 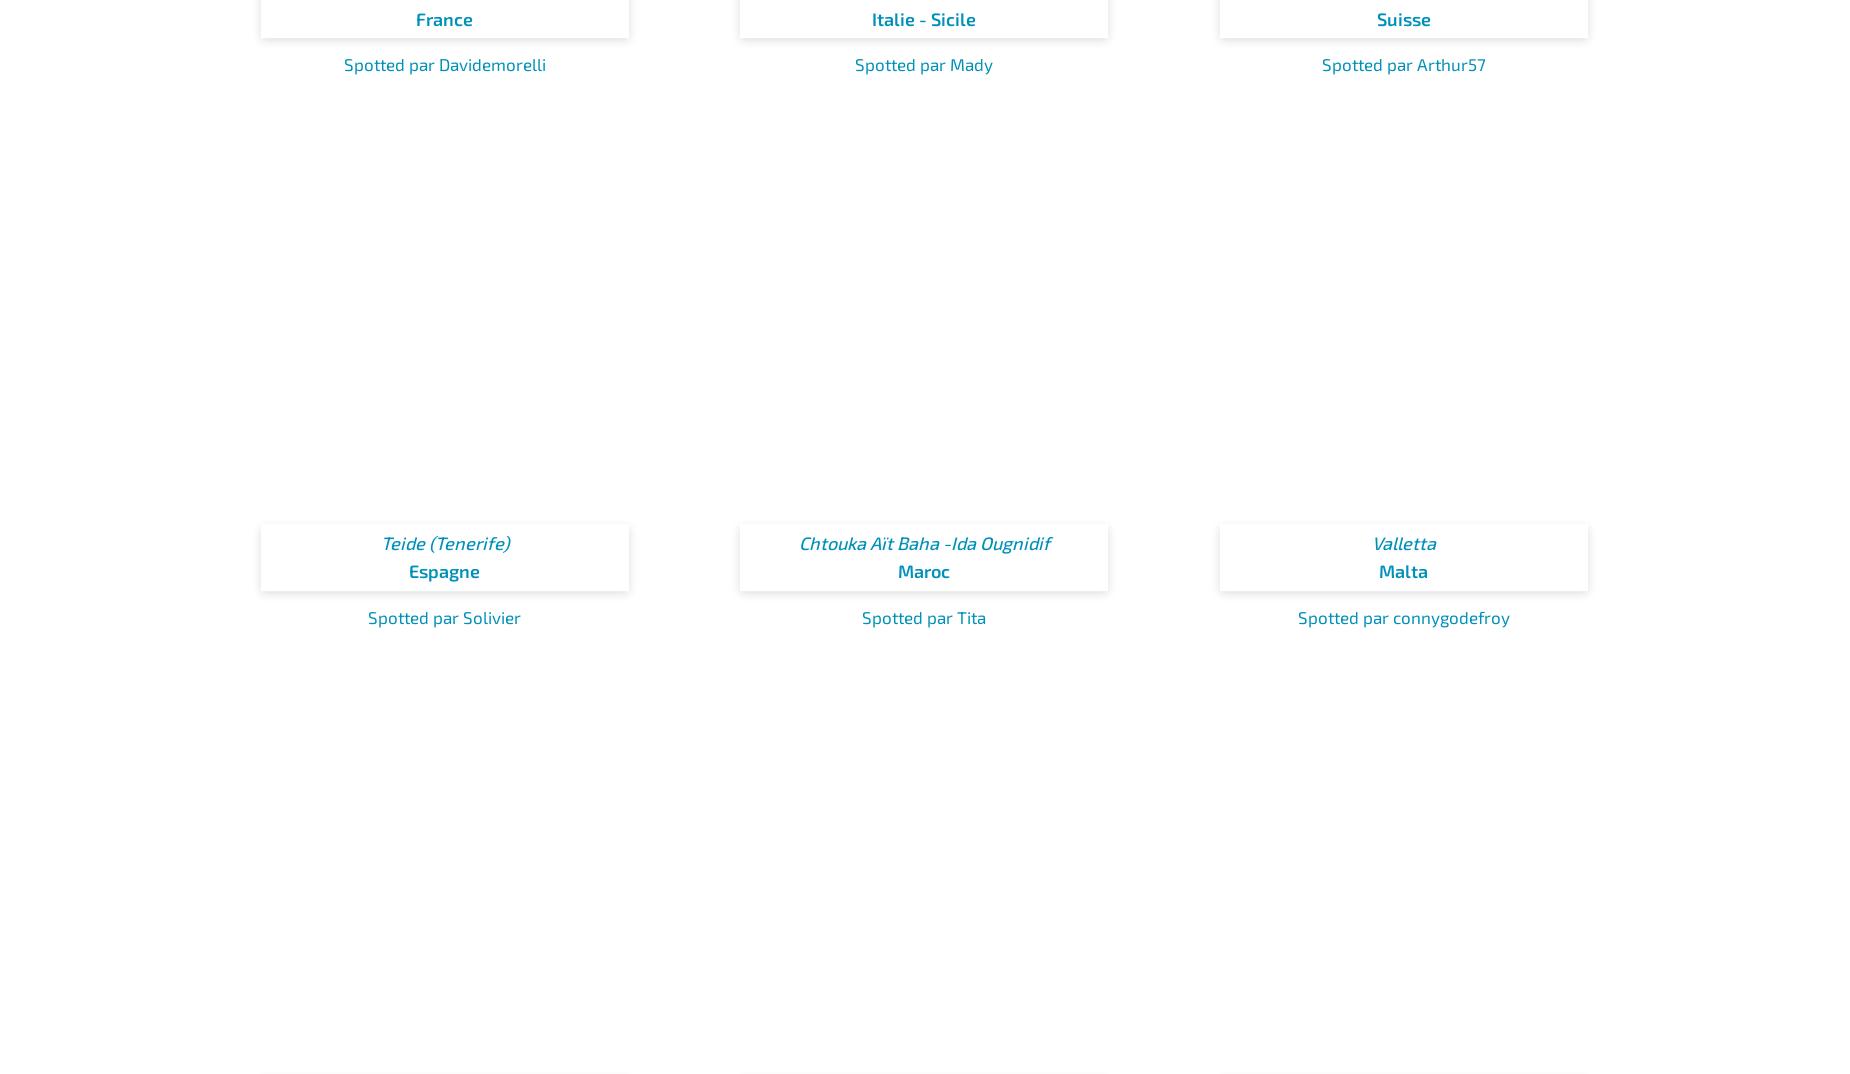 What do you see at coordinates (1403, 617) in the screenshot?
I see `'Spotted par connygodefroy'` at bounding box center [1403, 617].